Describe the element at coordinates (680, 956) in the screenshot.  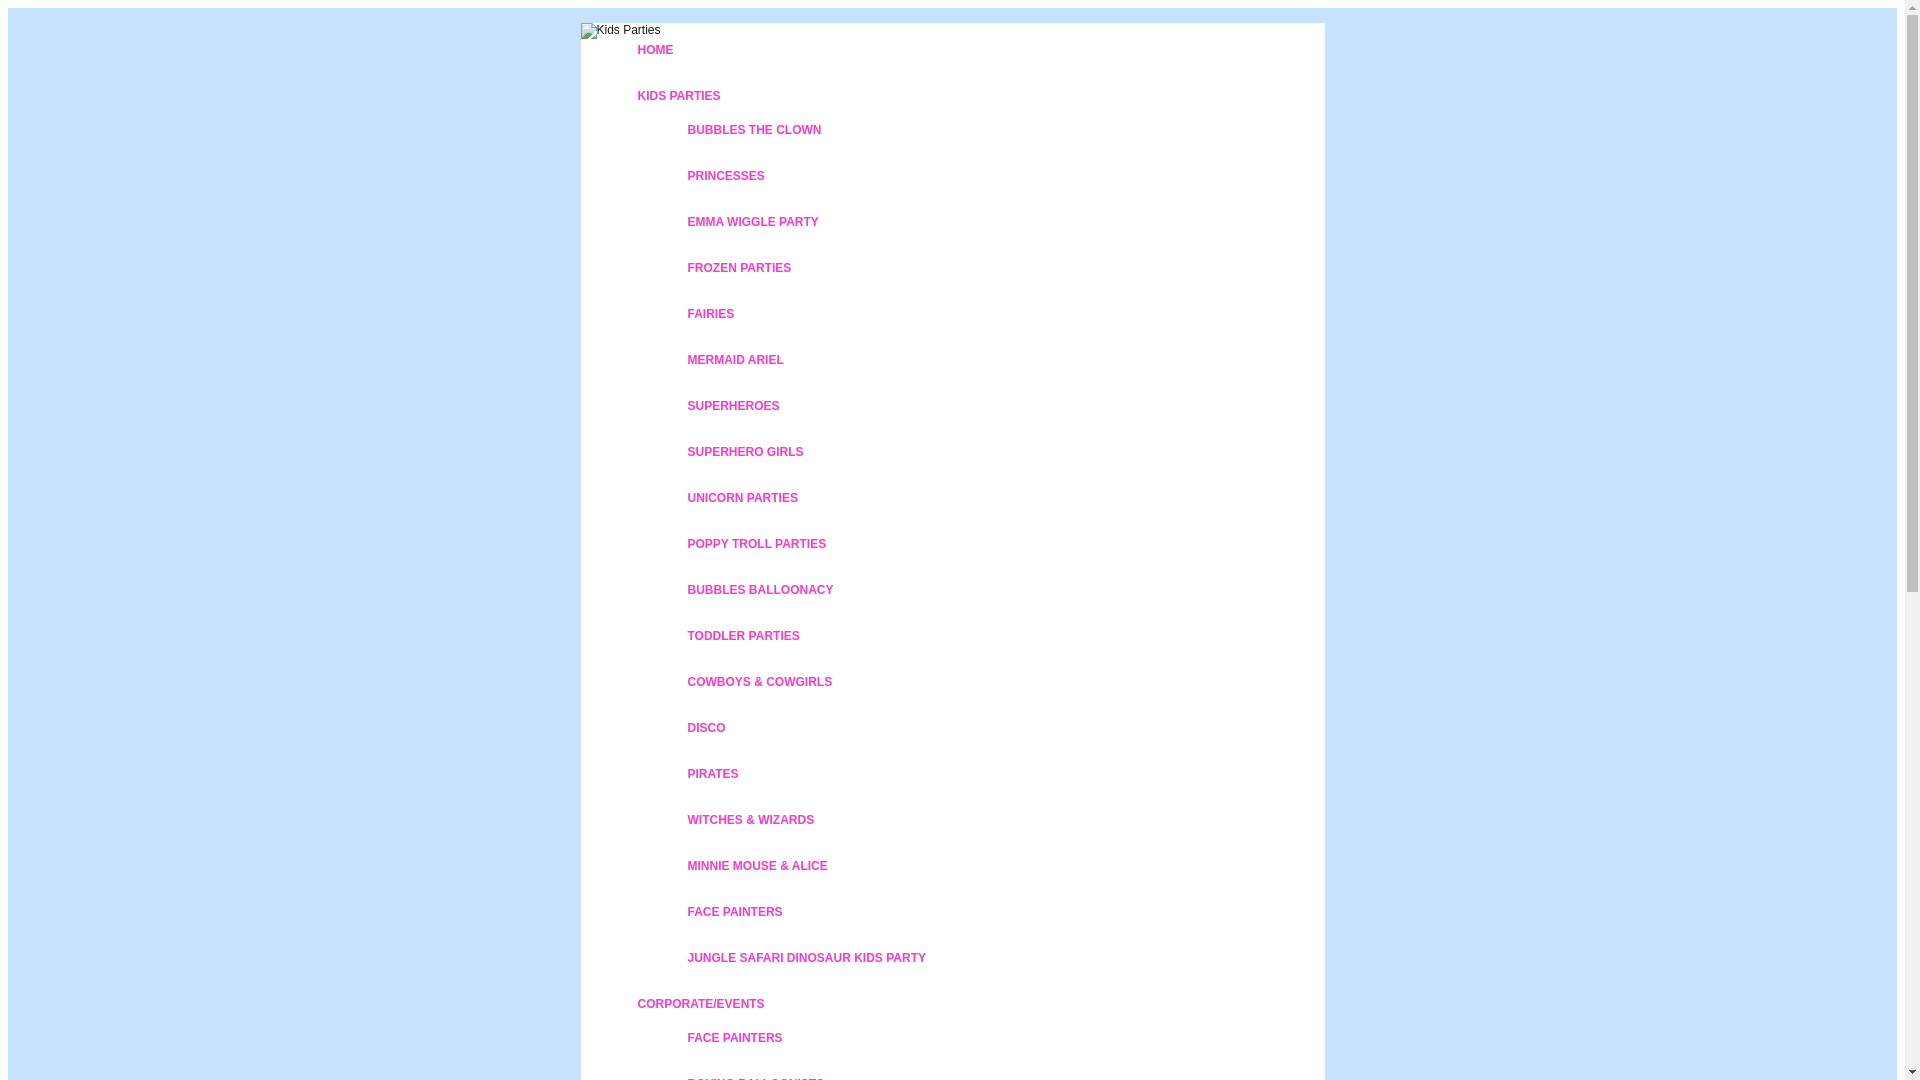
I see `'JUNGLE SAFARI DINOSAUR KIDS PARTY'` at that location.